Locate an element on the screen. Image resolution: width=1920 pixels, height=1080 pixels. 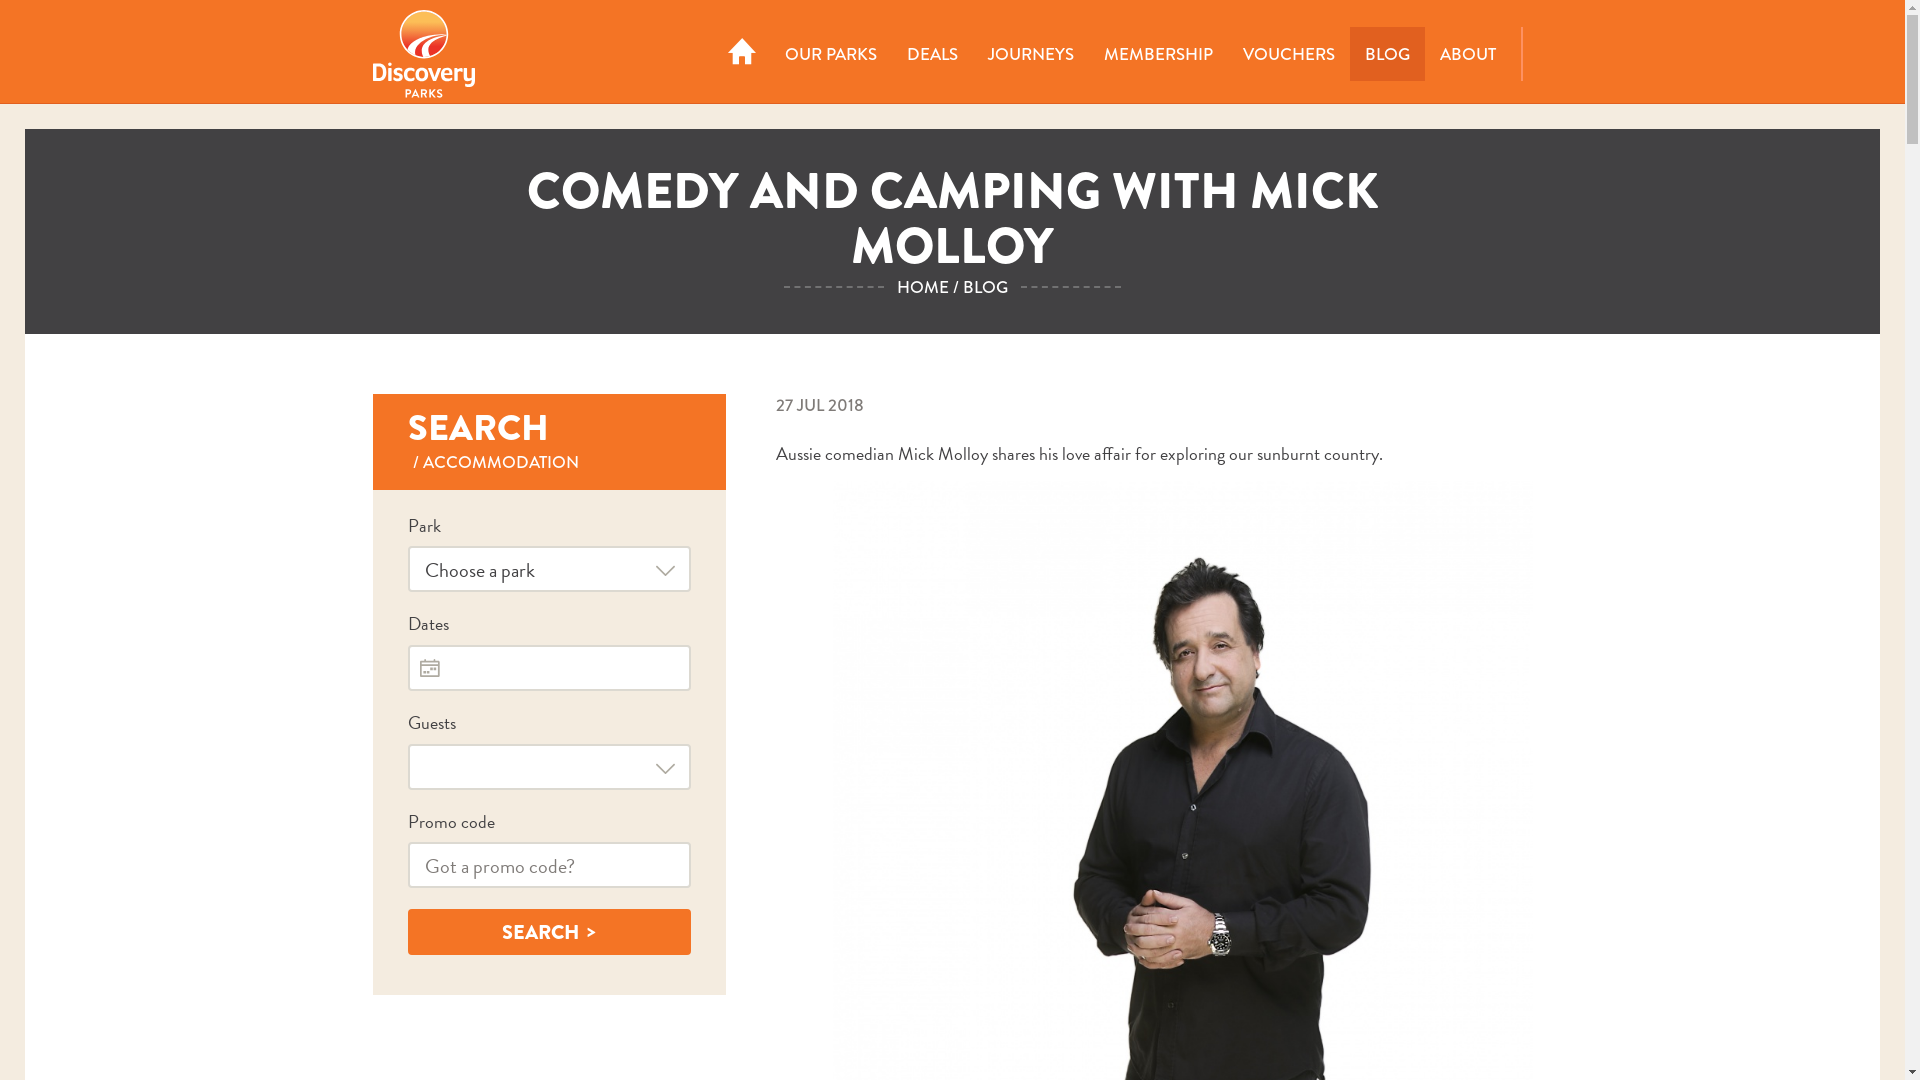
'OUR PARKS' is located at coordinates (830, 53).